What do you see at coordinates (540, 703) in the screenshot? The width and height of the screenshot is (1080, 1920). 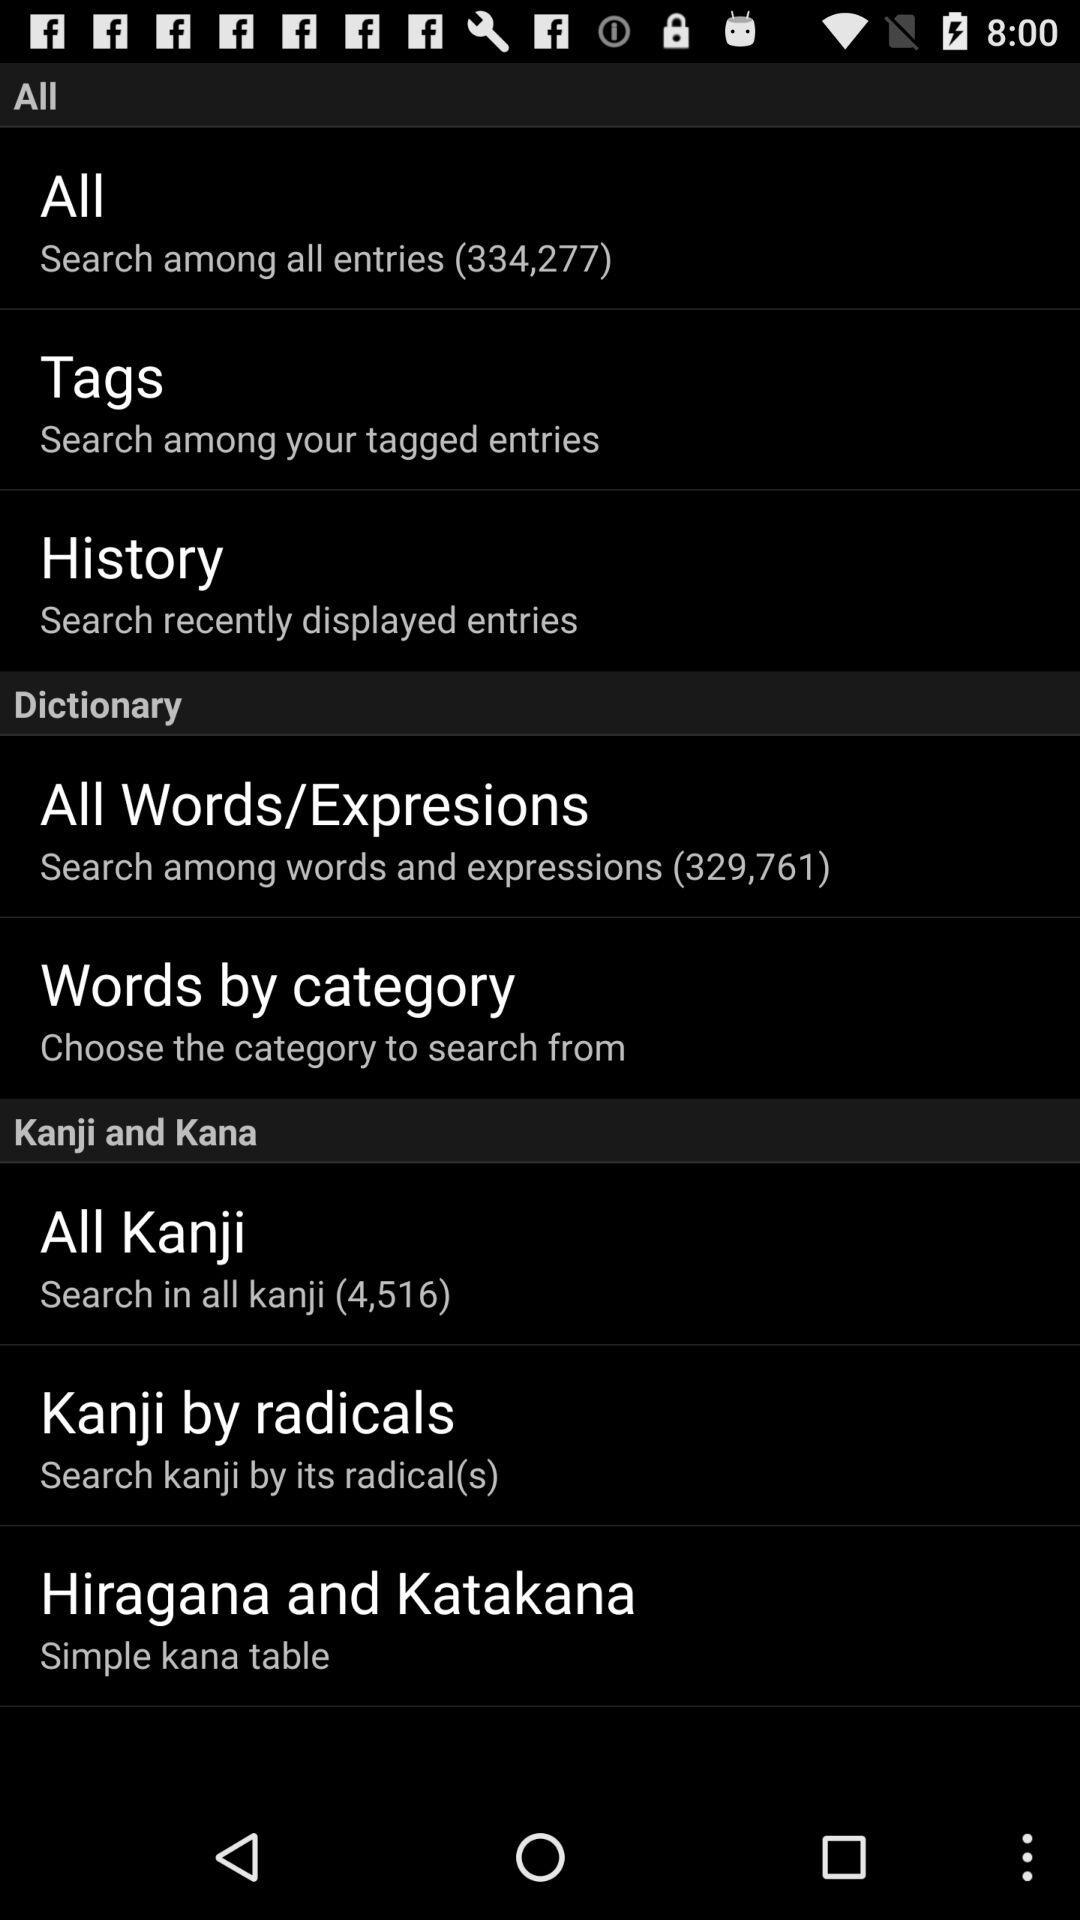 I see `the item below search recently displayed app` at bounding box center [540, 703].